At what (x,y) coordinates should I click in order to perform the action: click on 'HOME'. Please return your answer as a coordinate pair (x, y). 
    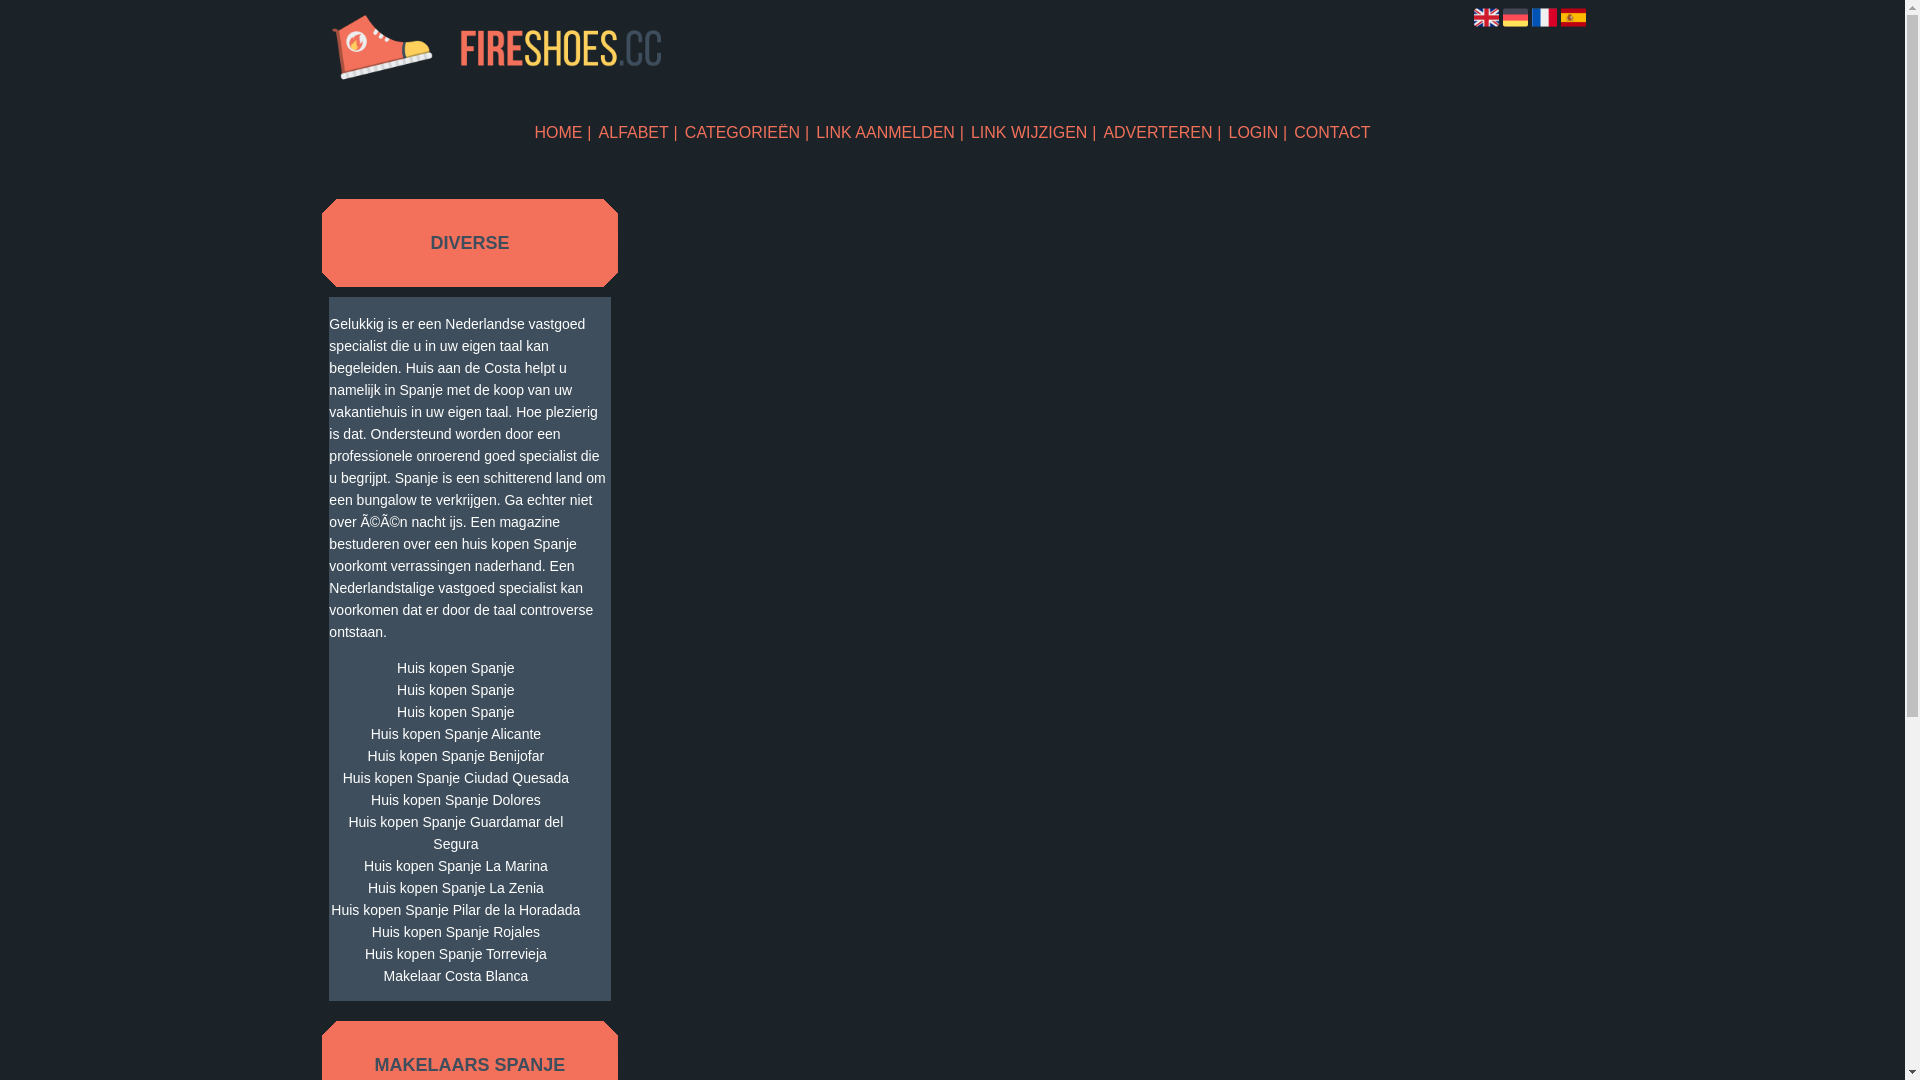
    Looking at the image, I should click on (562, 132).